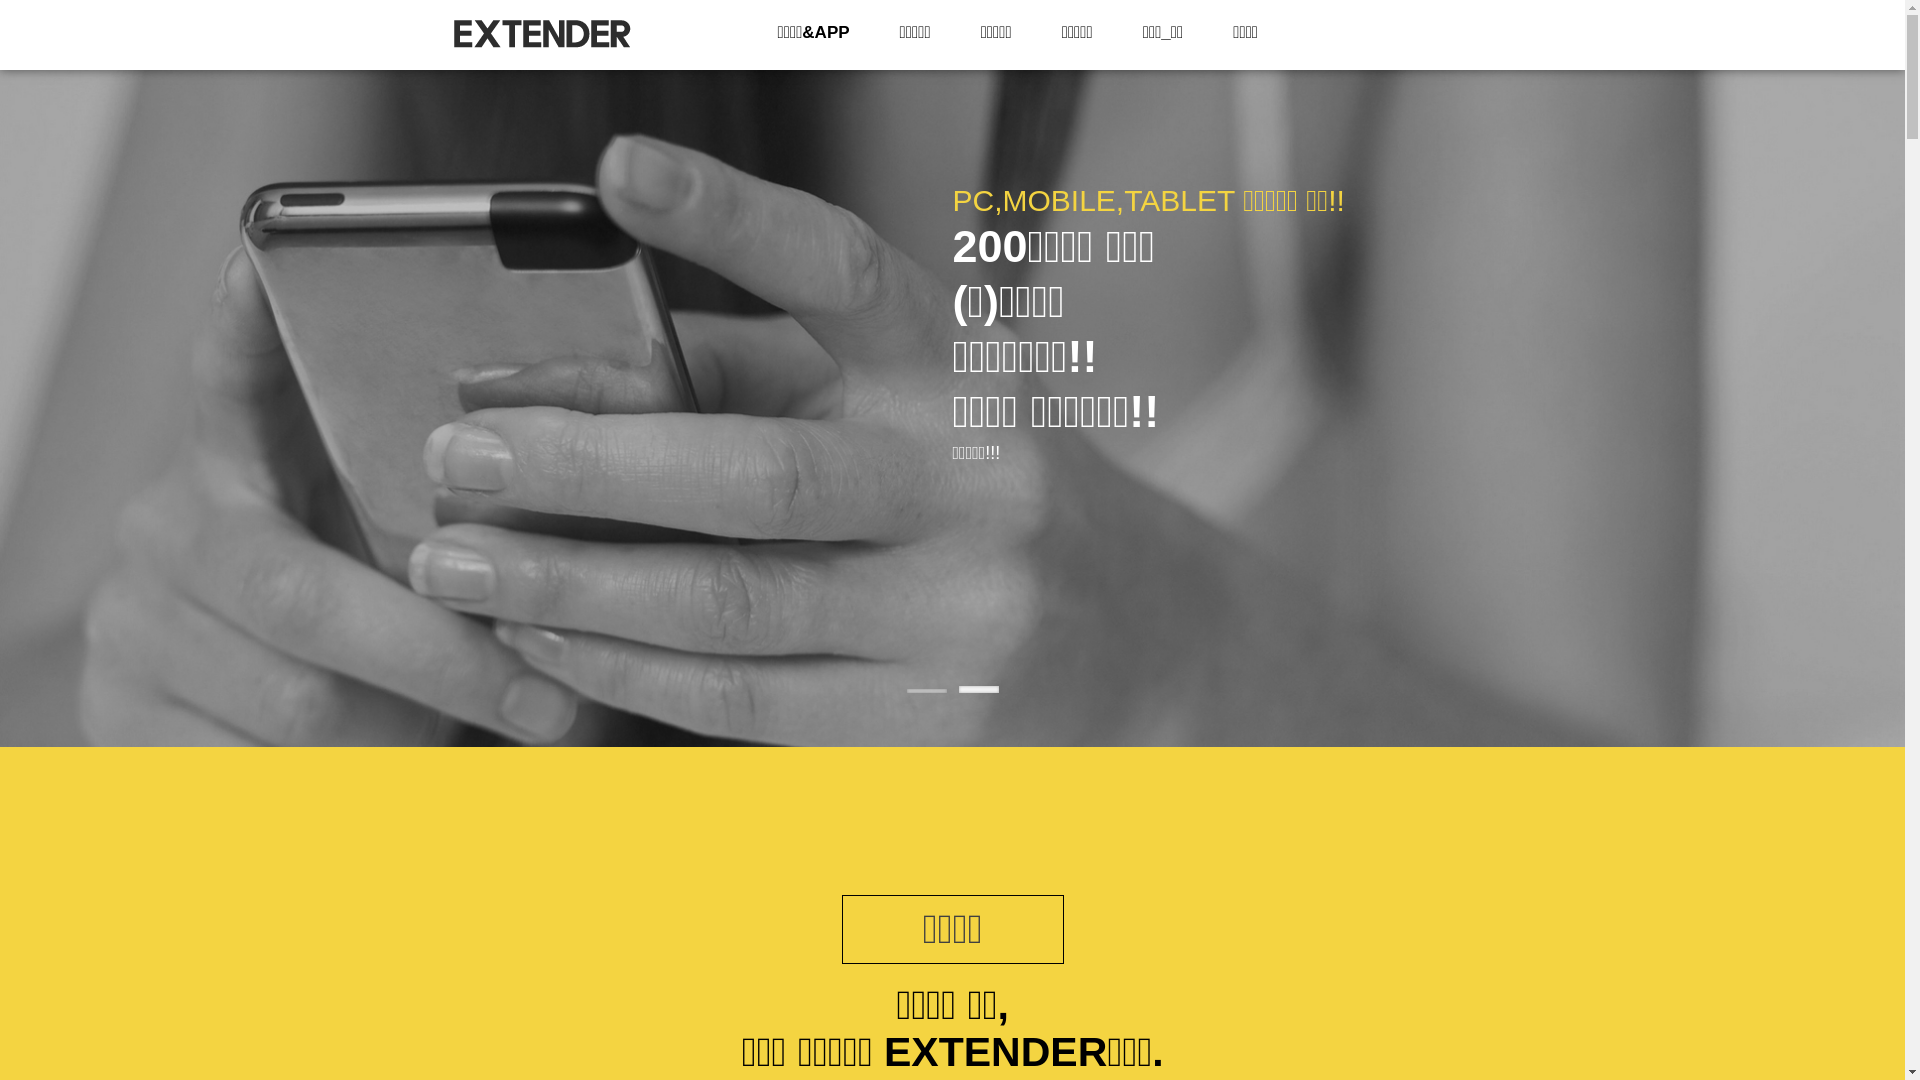 The image size is (1920, 1080). Describe the element at coordinates (925, 689) in the screenshot. I see `'1'` at that location.